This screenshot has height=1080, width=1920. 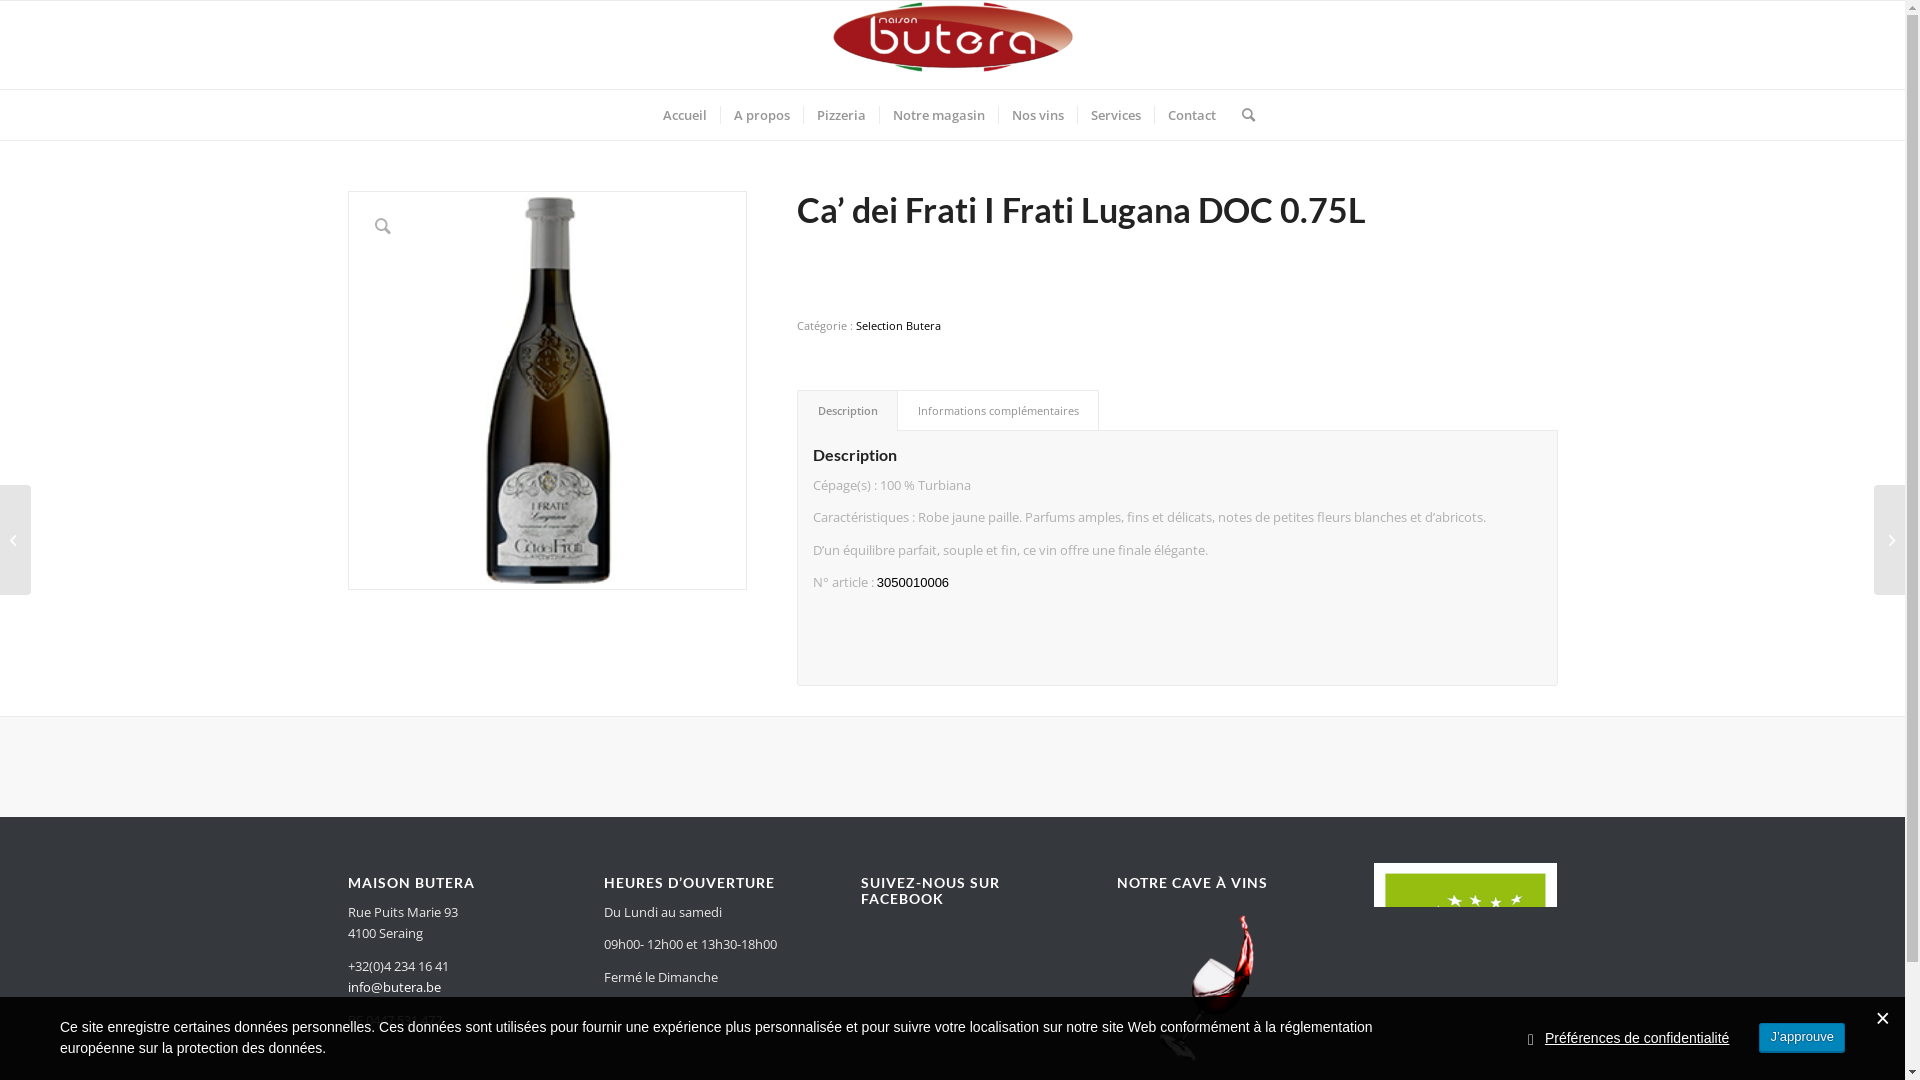 What do you see at coordinates (840, 115) in the screenshot?
I see `'Pizzeria'` at bounding box center [840, 115].